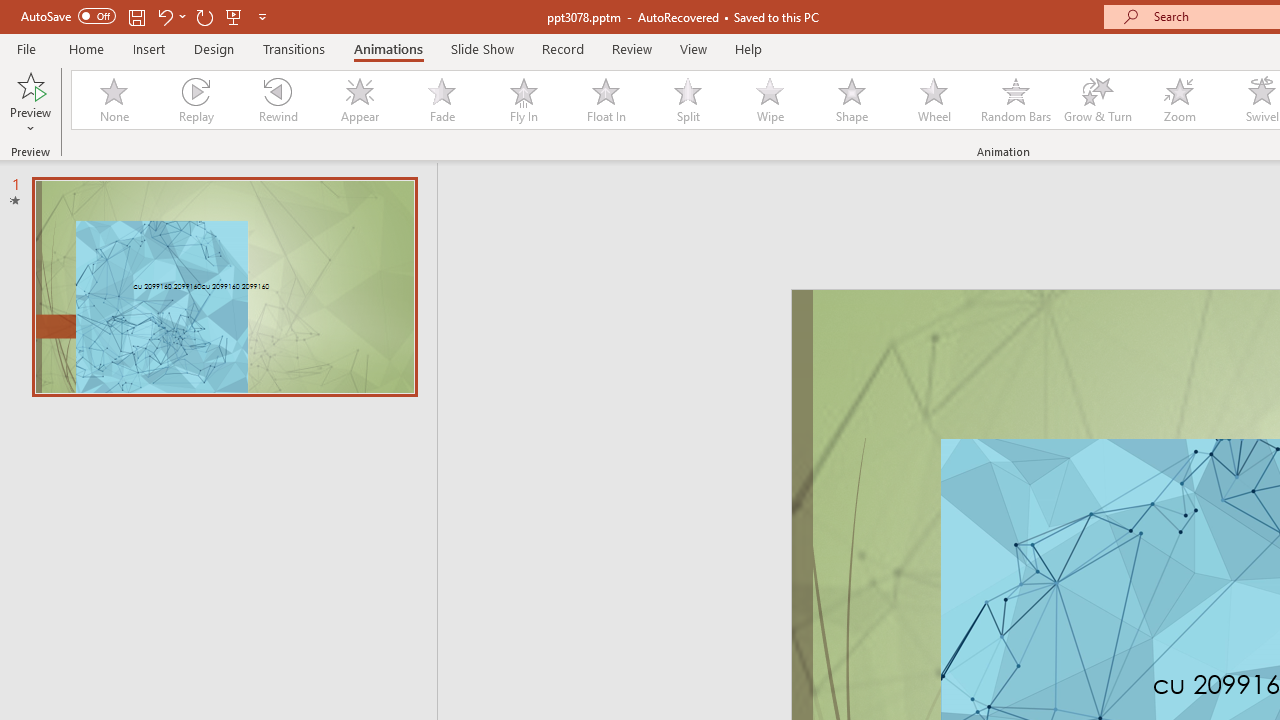 This screenshot has height=720, width=1280. I want to click on 'Rewind', so click(276, 100).